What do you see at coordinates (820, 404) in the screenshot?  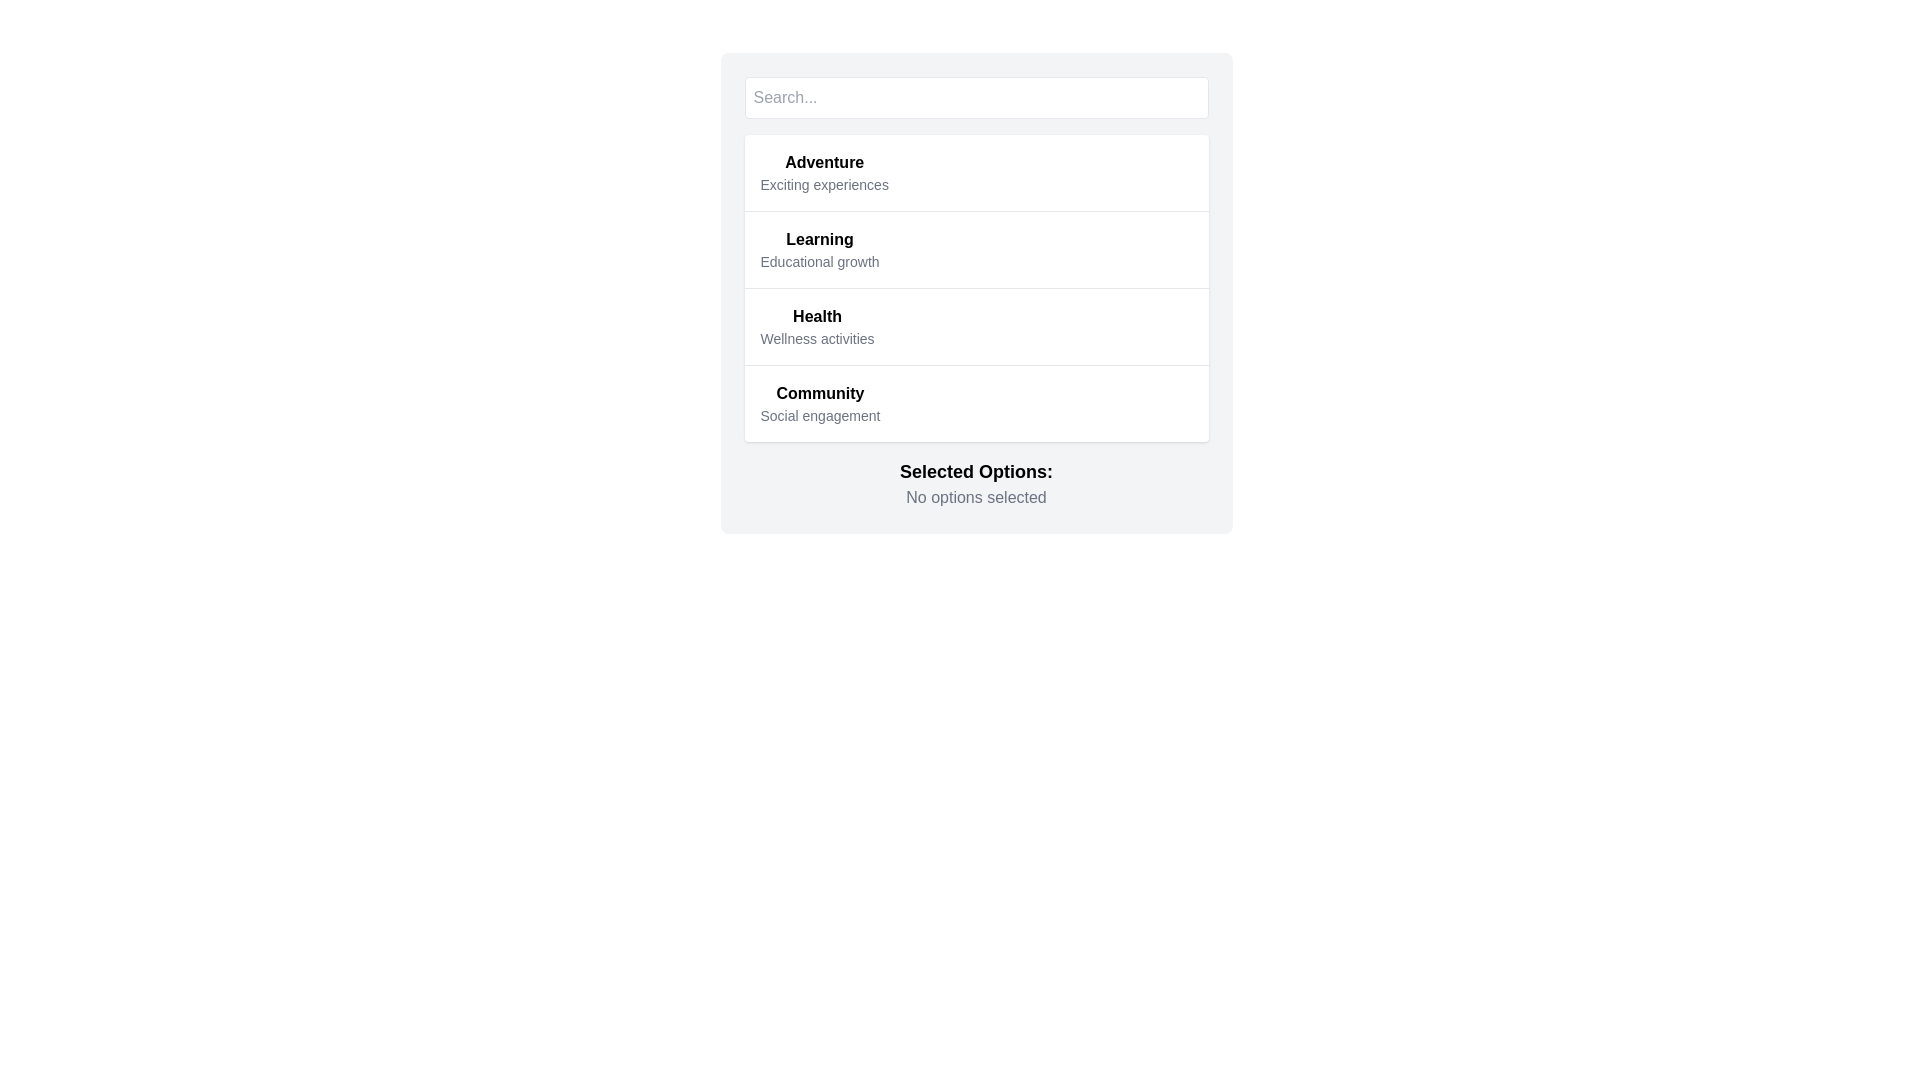 I see `the fourth entry in the list, which displays 'Community' in bold and 'Social engagement' in gray, indicating a textual list item with descriptive subtext` at bounding box center [820, 404].